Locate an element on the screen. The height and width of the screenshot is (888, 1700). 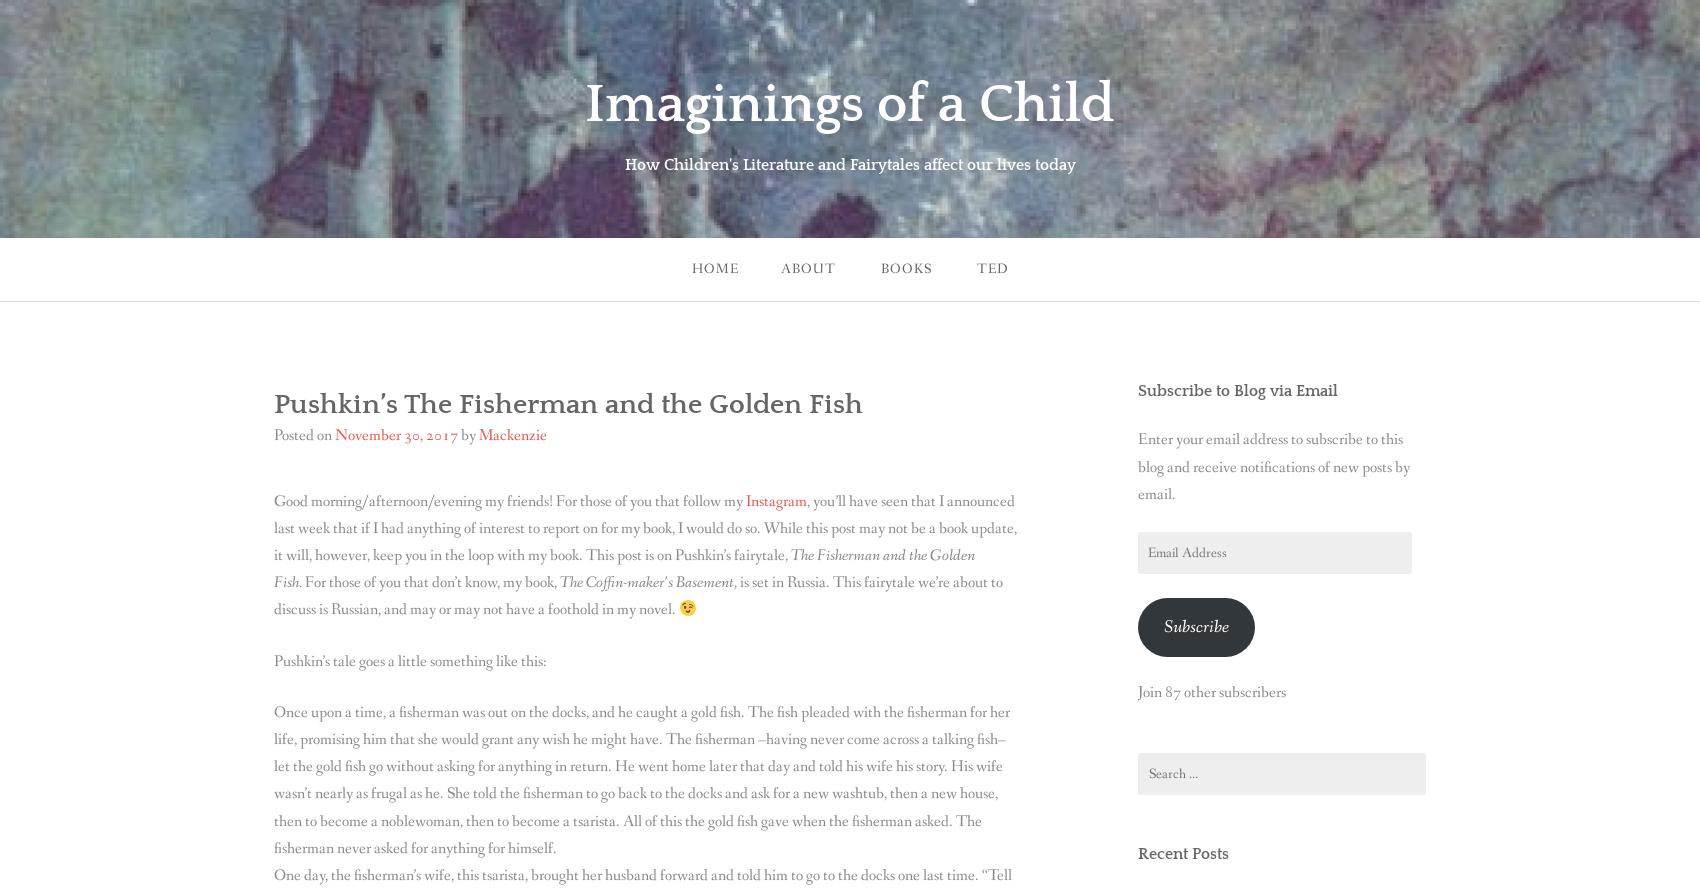
'The Coffin-maker’s Basement,' is located at coordinates (558, 582).